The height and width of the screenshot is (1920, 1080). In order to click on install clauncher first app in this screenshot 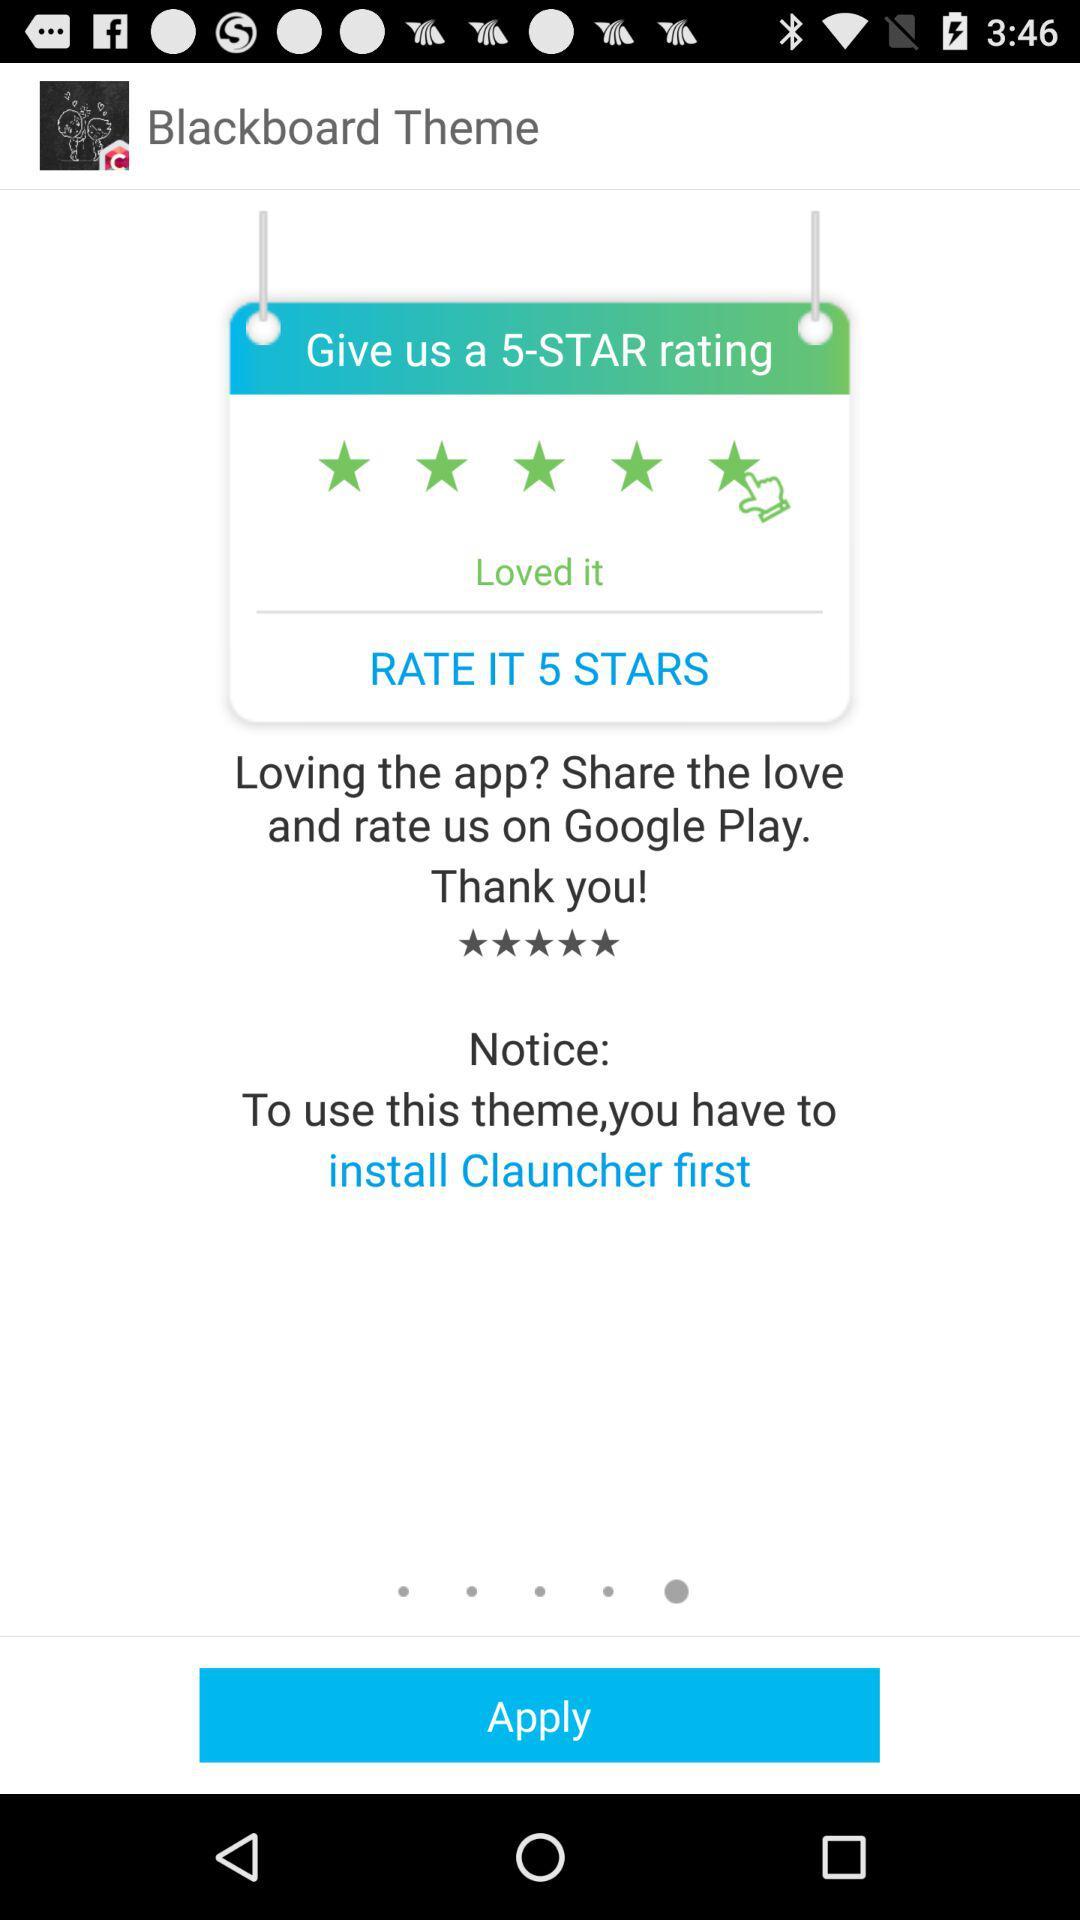, I will do `click(538, 1168)`.